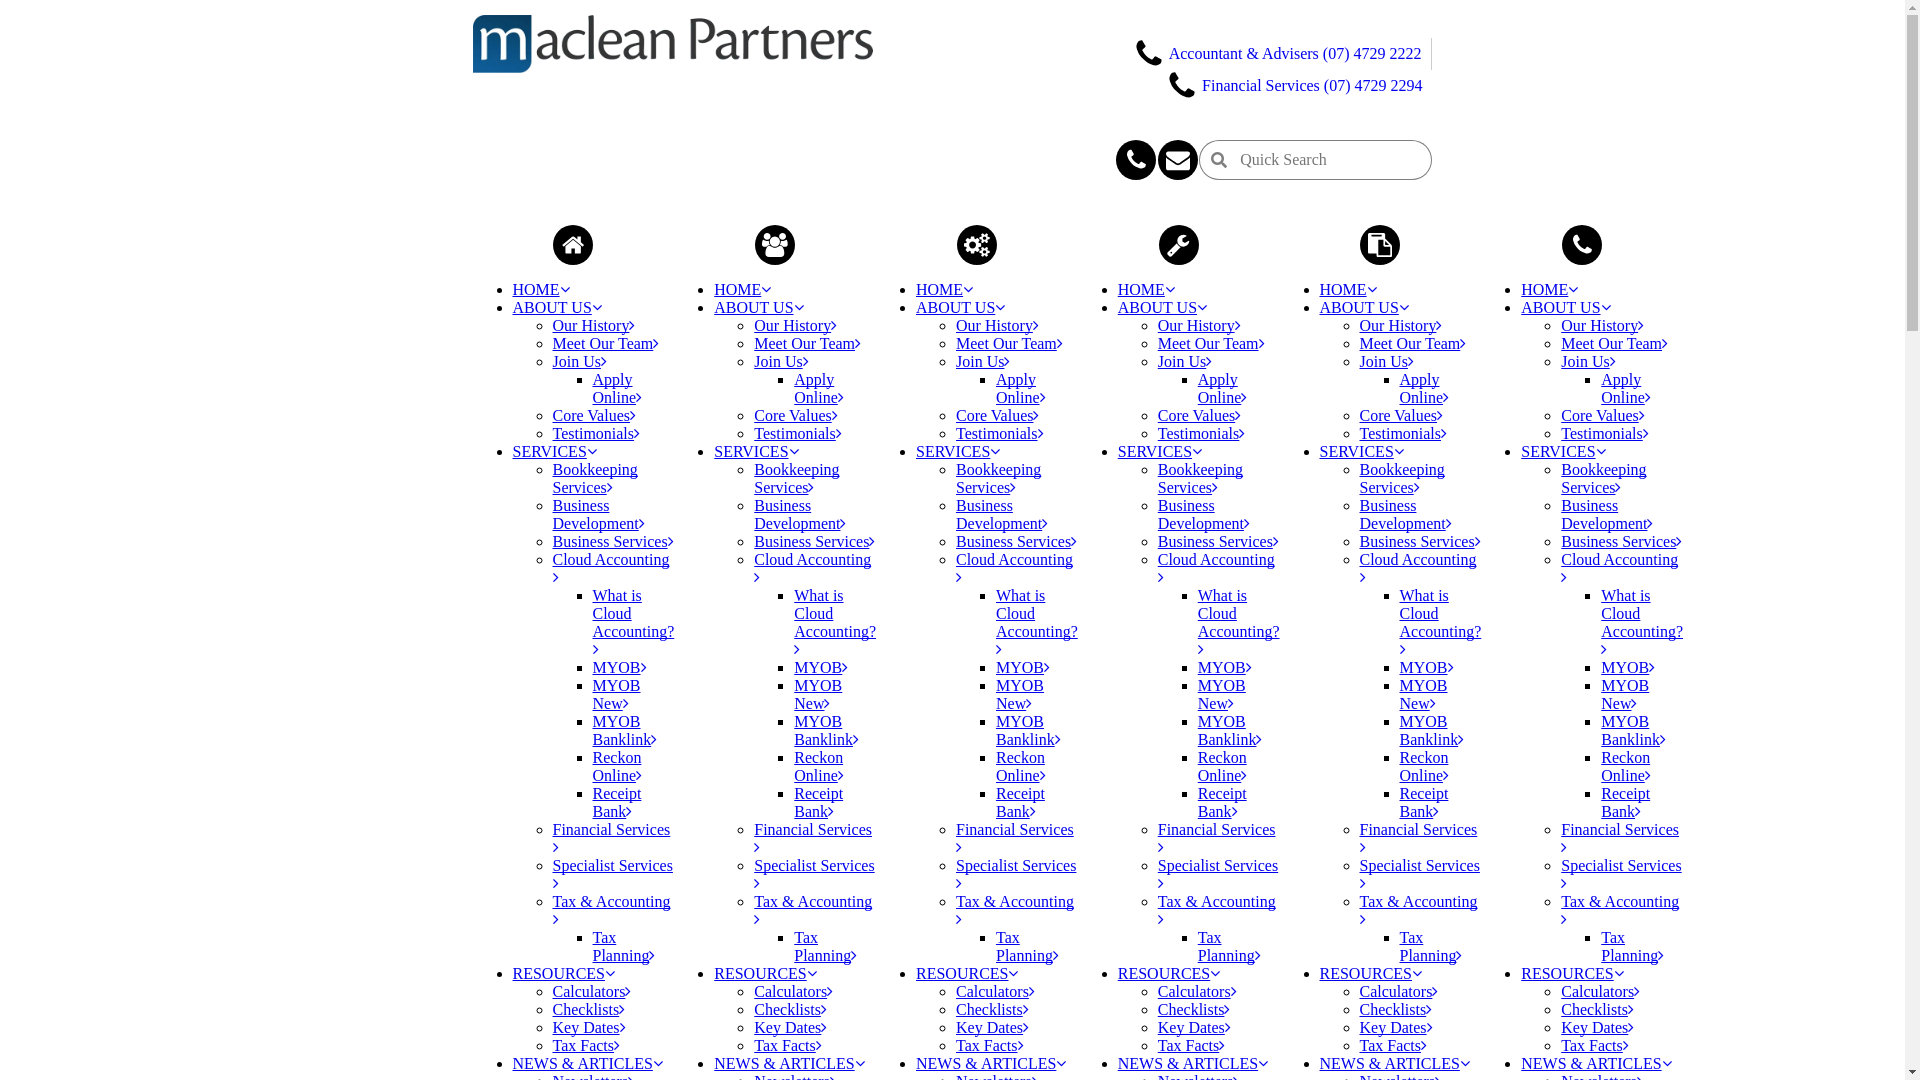 The image size is (1920, 1080). What do you see at coordinates (752, 414) in the screenshot?
I see `'Core Values'` at bounding box center [752, 414].